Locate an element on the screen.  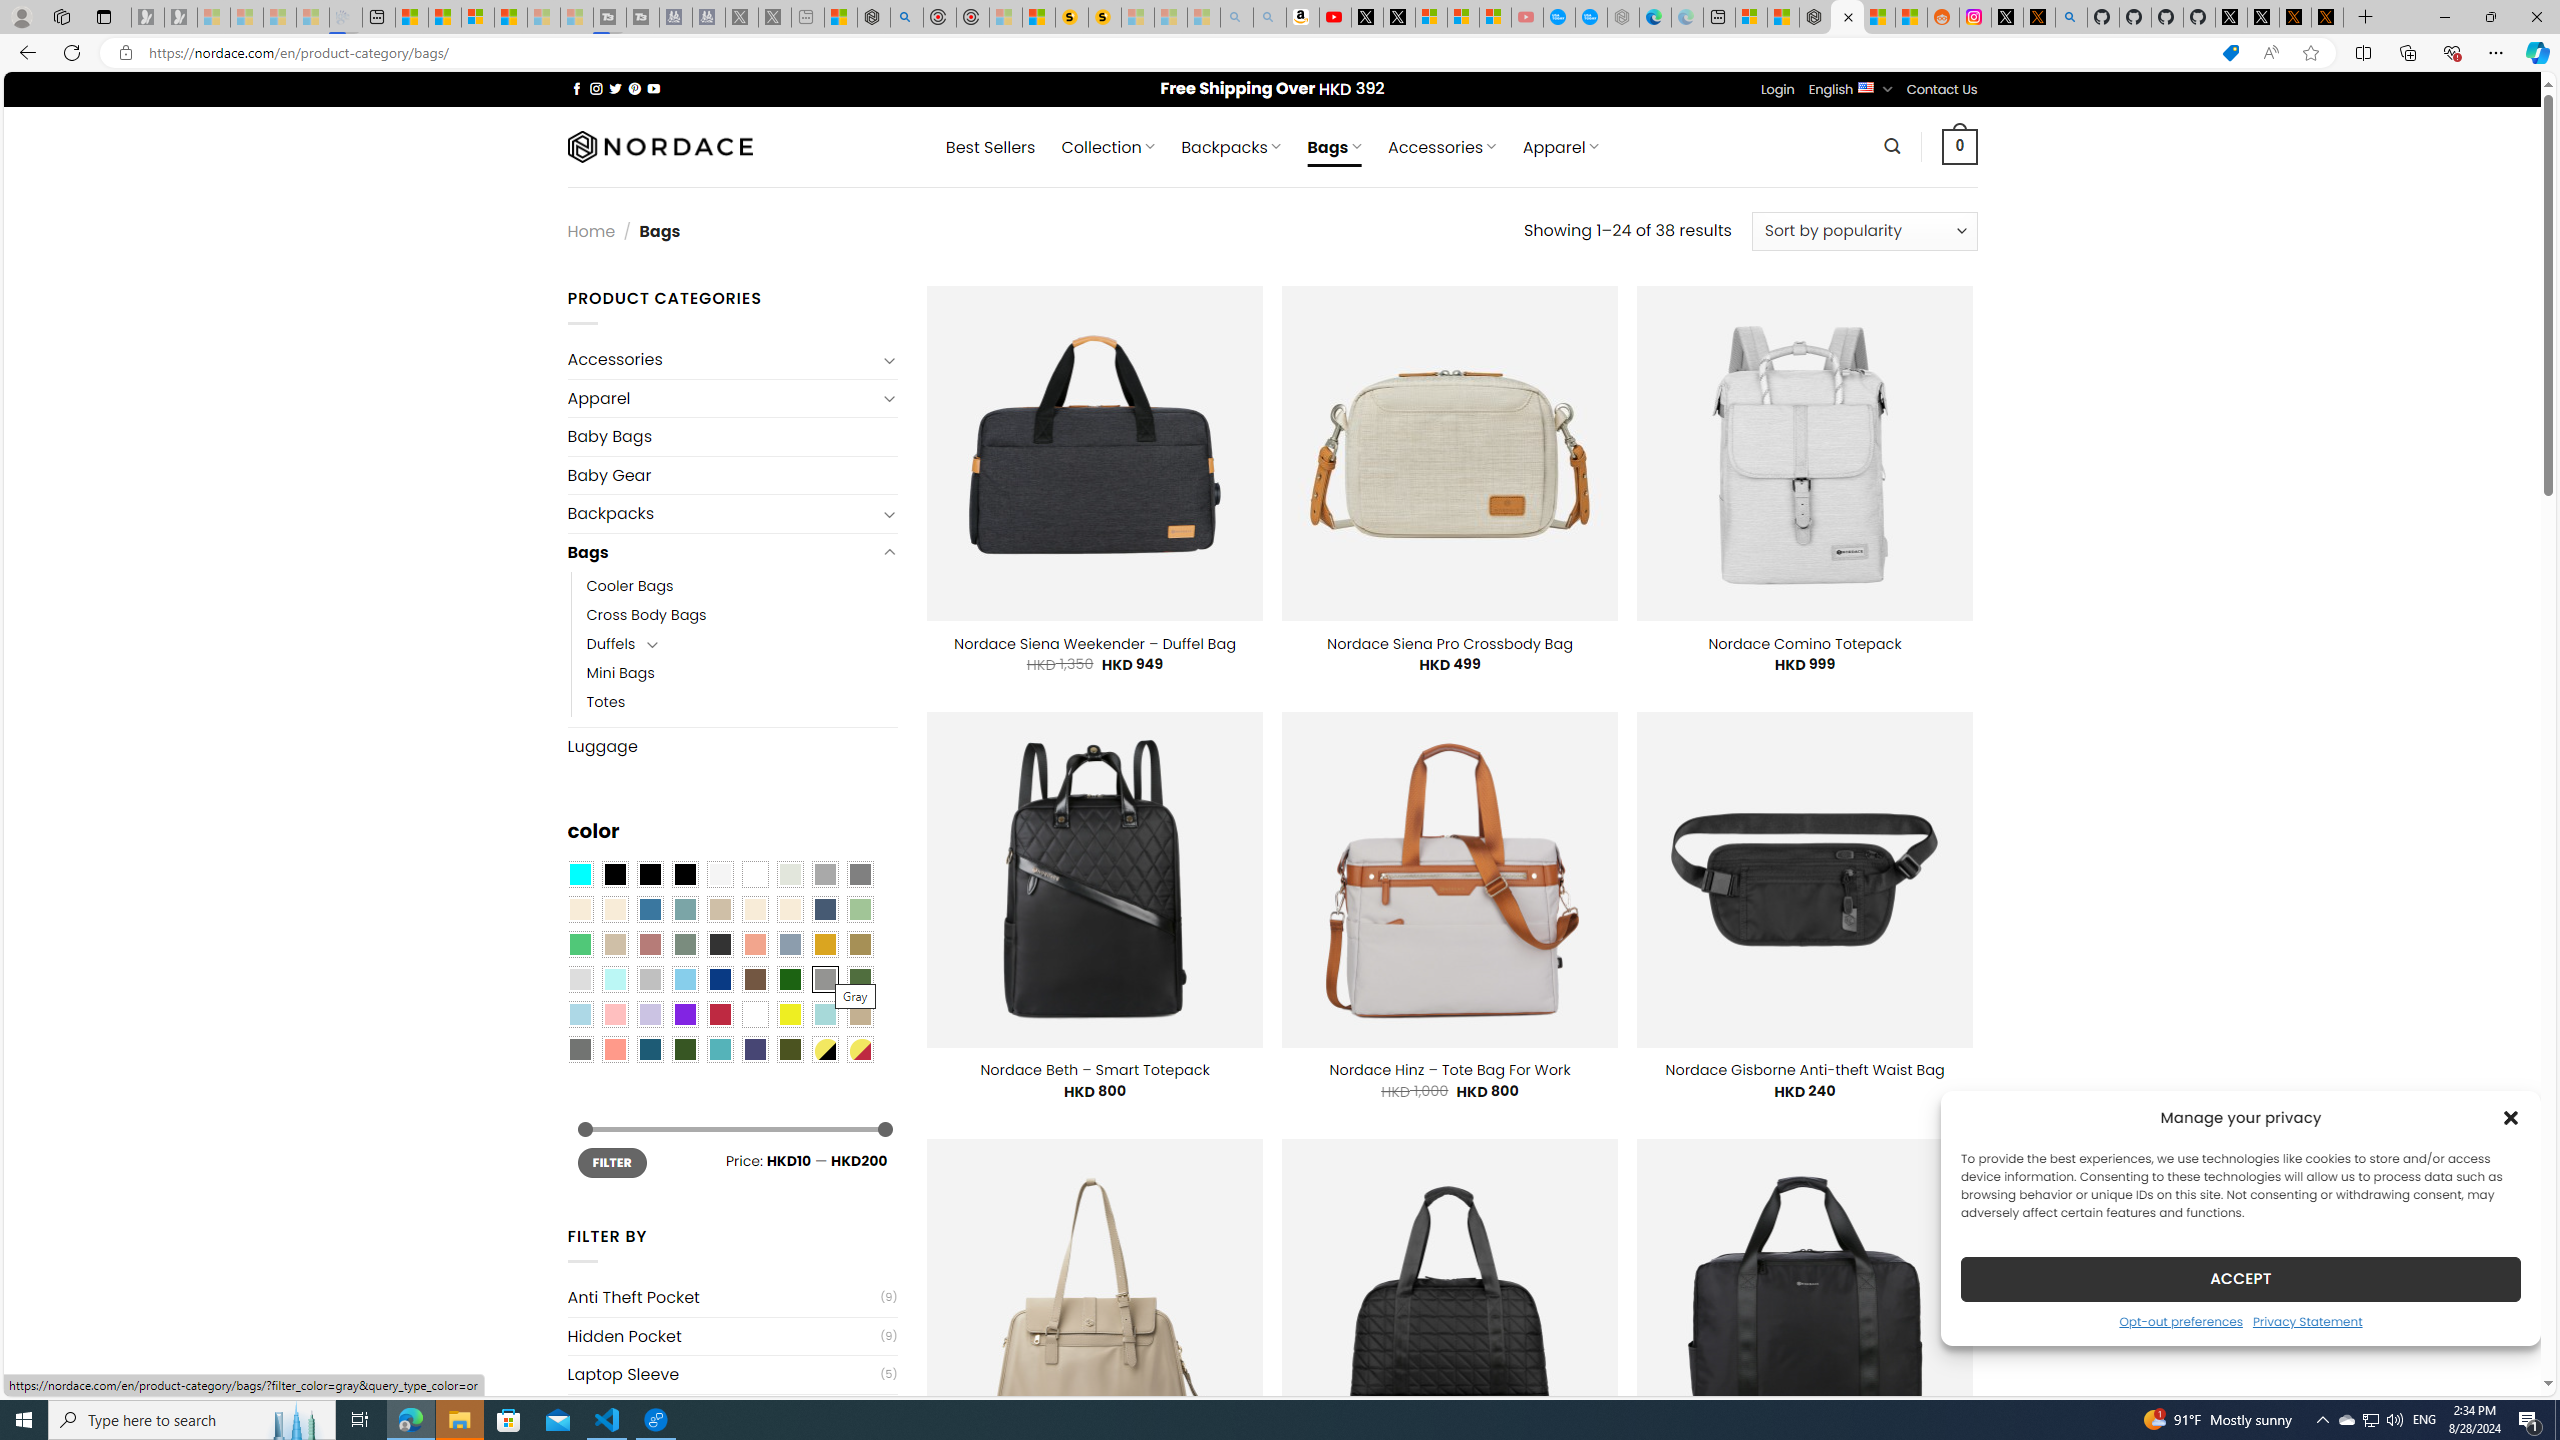
'Blue Sage' is located at coordinates (684, 909).